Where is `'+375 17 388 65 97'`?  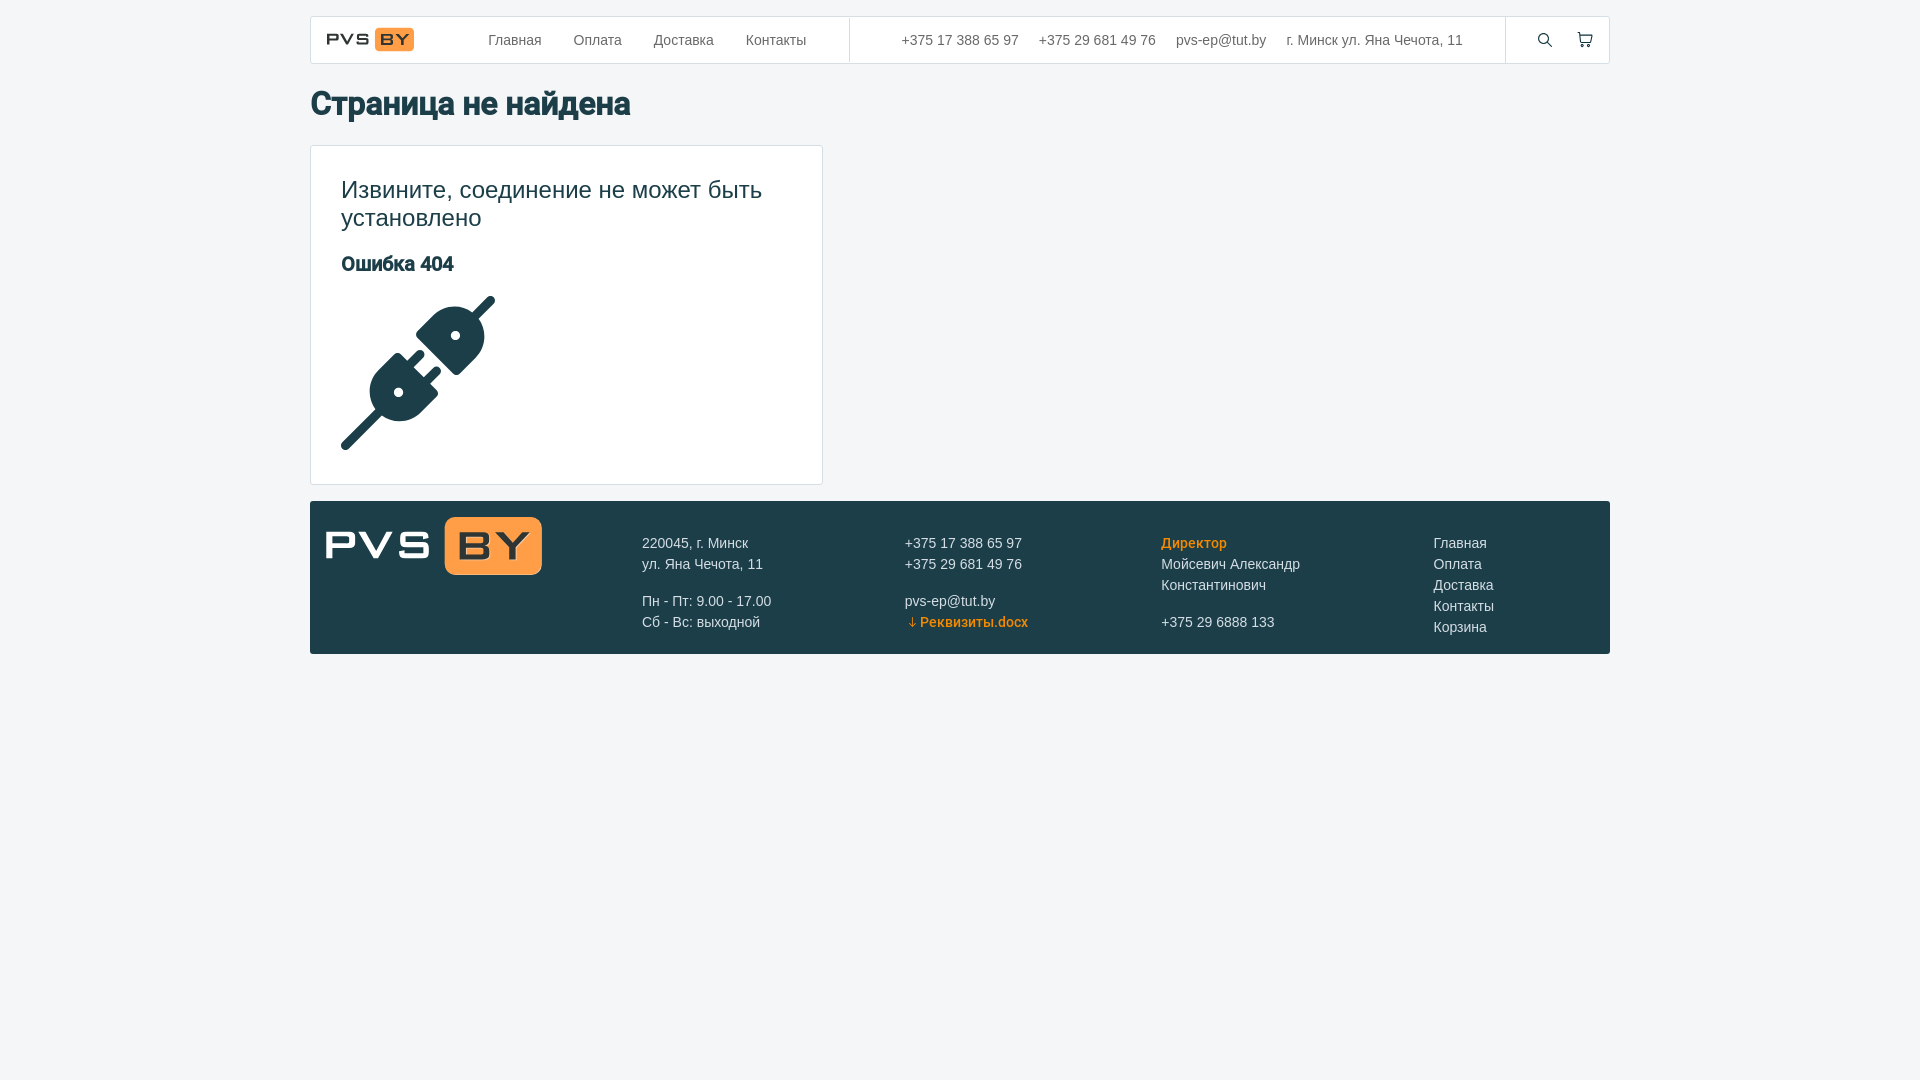 '+375 17 388 65 97' is located at coordinates (960, 39).